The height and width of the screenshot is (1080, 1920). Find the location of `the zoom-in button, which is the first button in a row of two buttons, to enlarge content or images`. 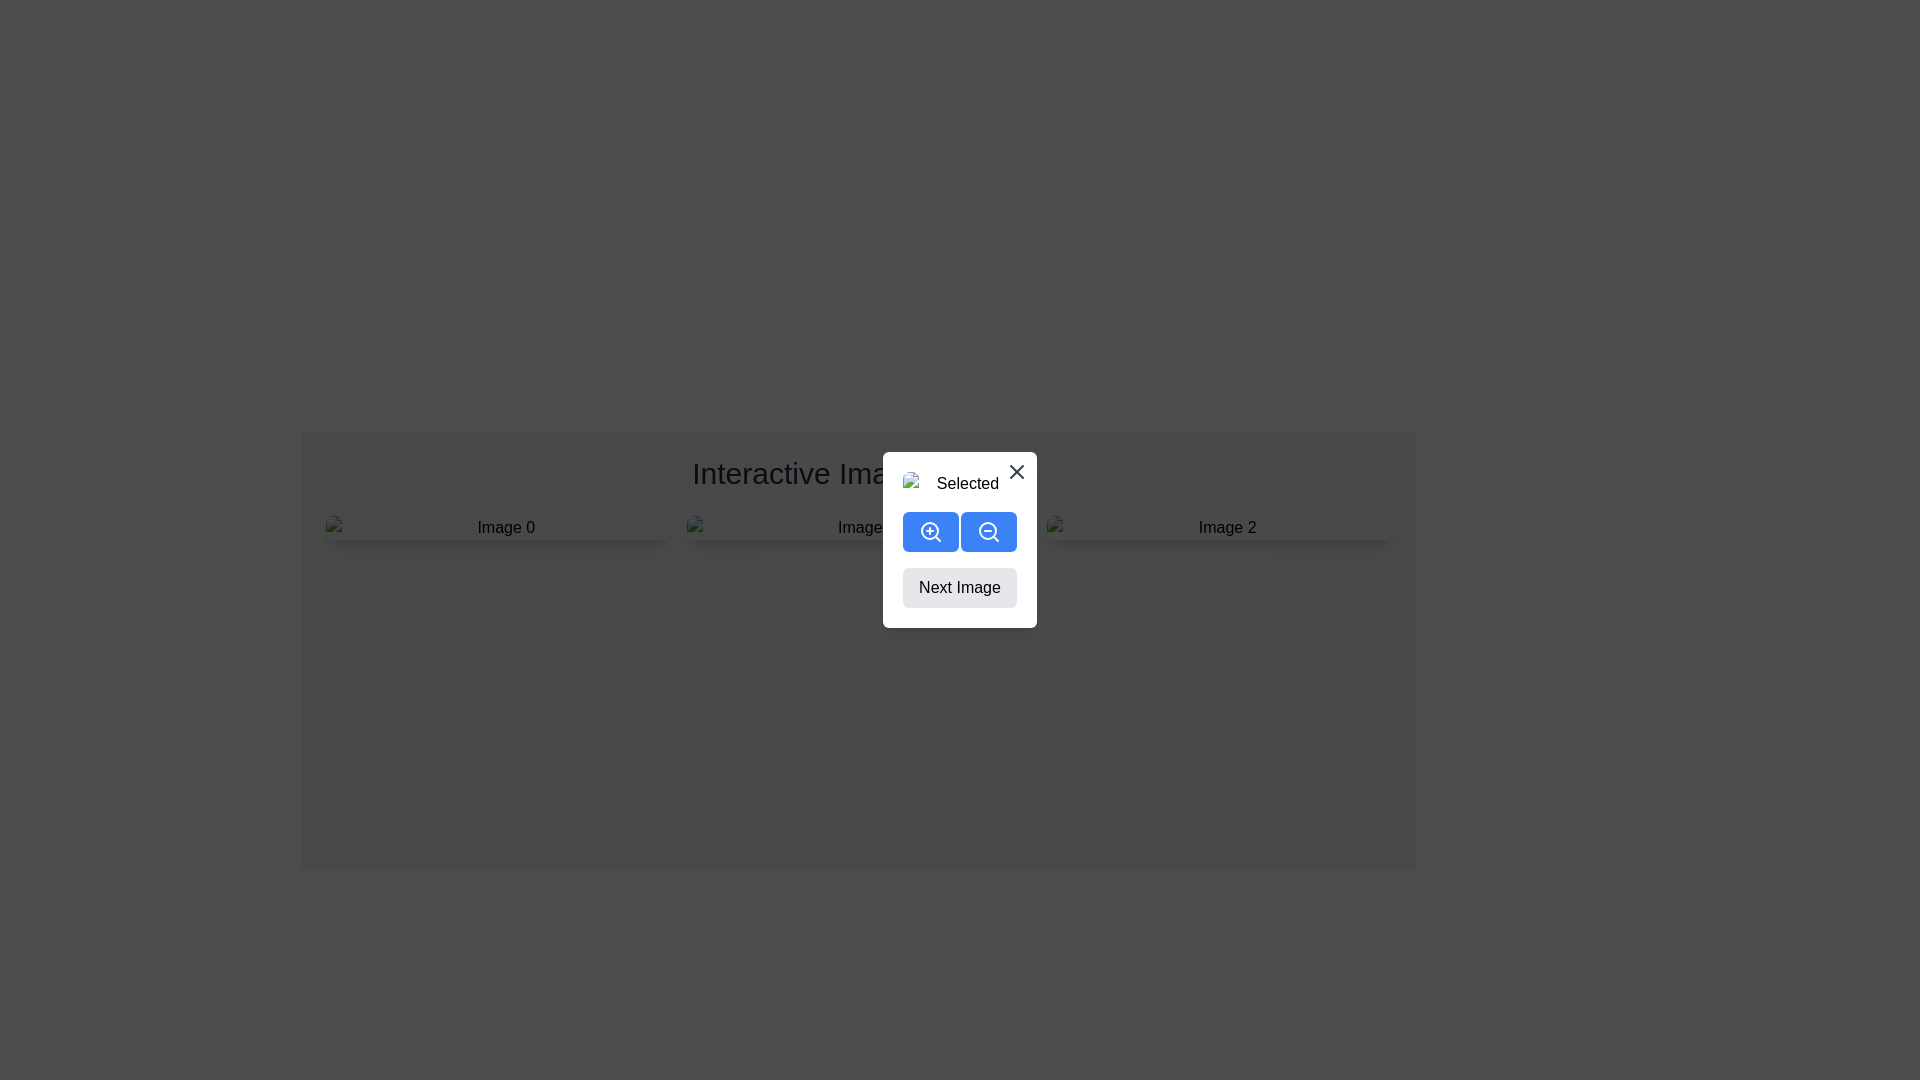

the zoom-in button, which is the first button in a row of two buttons, to enlarge content or images is located at coordinates (930, 531).